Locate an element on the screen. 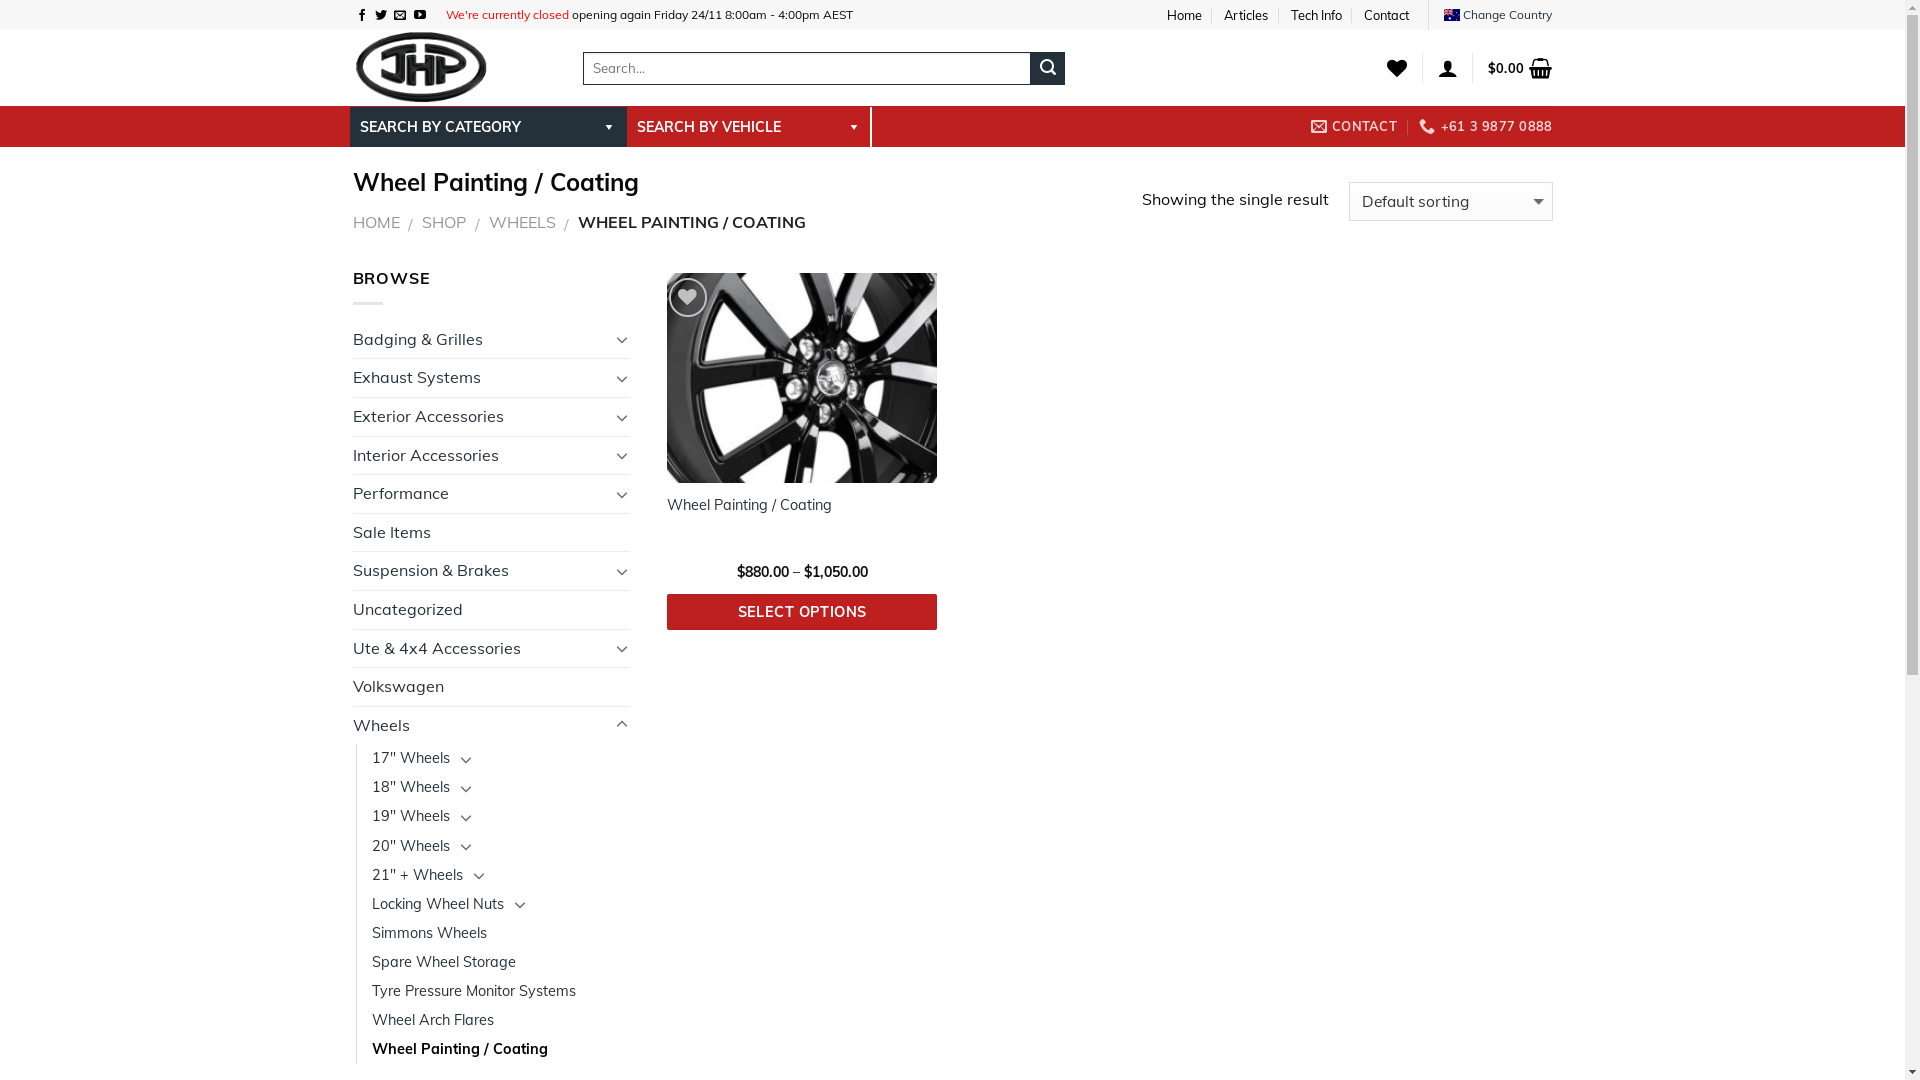 The height and width of the screenshot is (1080, 1920). 'Tech Info' is located at coordinates (1291, 15).